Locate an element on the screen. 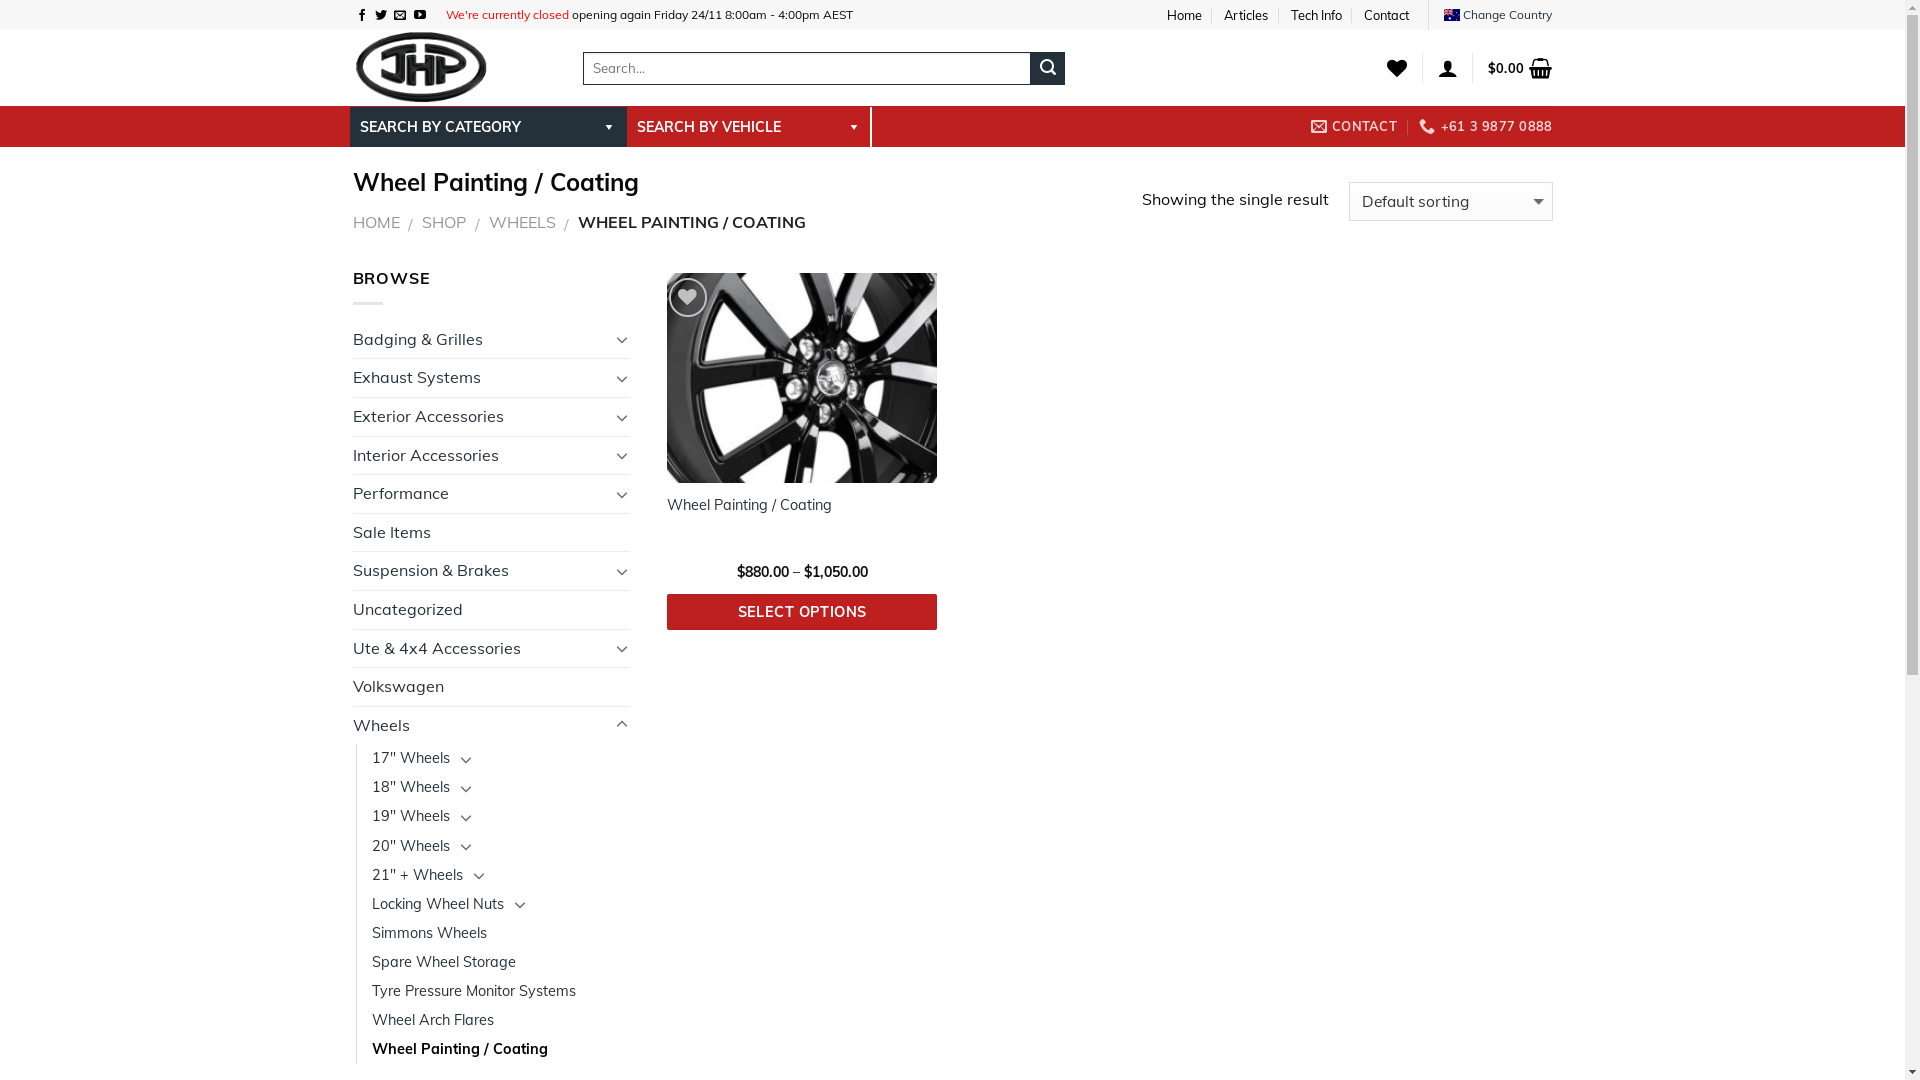 The height and width of the screenshot is (1080, 1920). 'Tech Info' is located at coordinates (1291, 15).